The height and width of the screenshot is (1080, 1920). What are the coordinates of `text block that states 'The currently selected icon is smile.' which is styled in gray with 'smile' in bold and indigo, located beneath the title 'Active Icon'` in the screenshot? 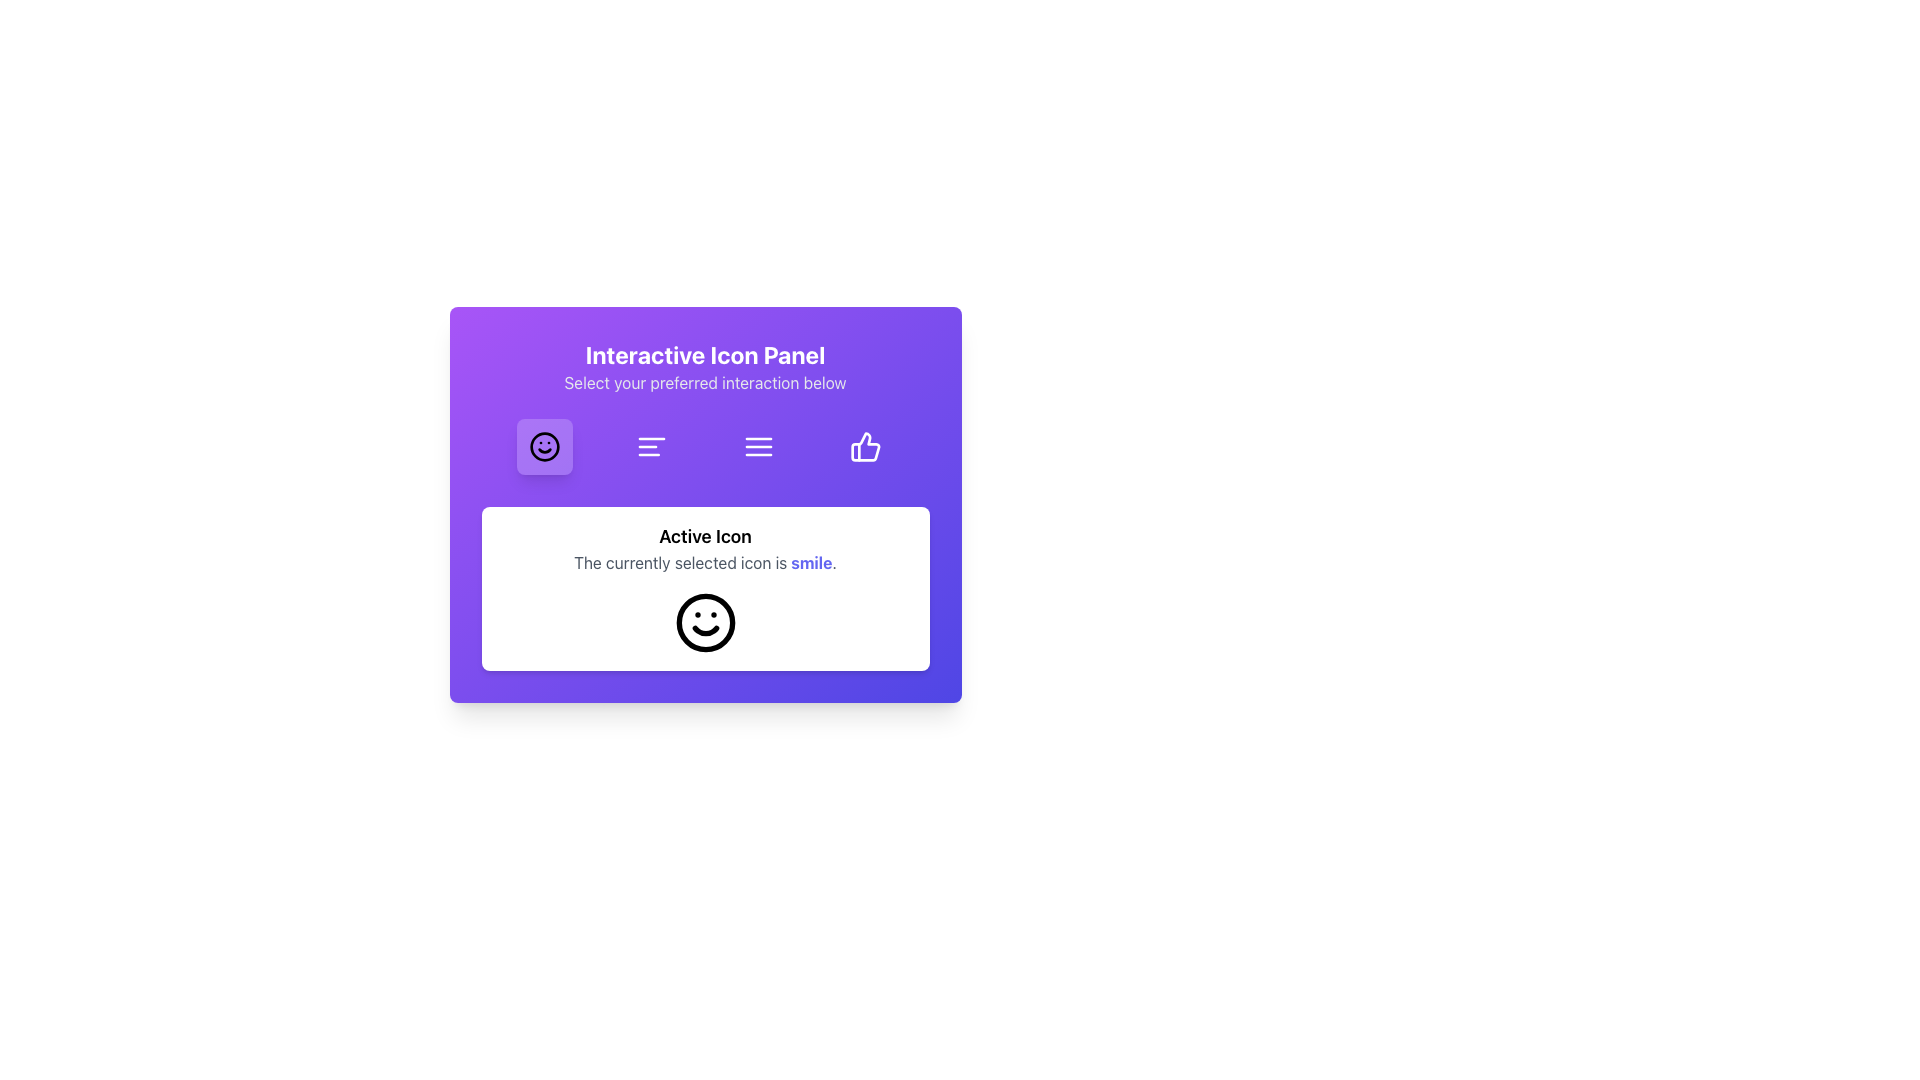 It's located at (705, 563).